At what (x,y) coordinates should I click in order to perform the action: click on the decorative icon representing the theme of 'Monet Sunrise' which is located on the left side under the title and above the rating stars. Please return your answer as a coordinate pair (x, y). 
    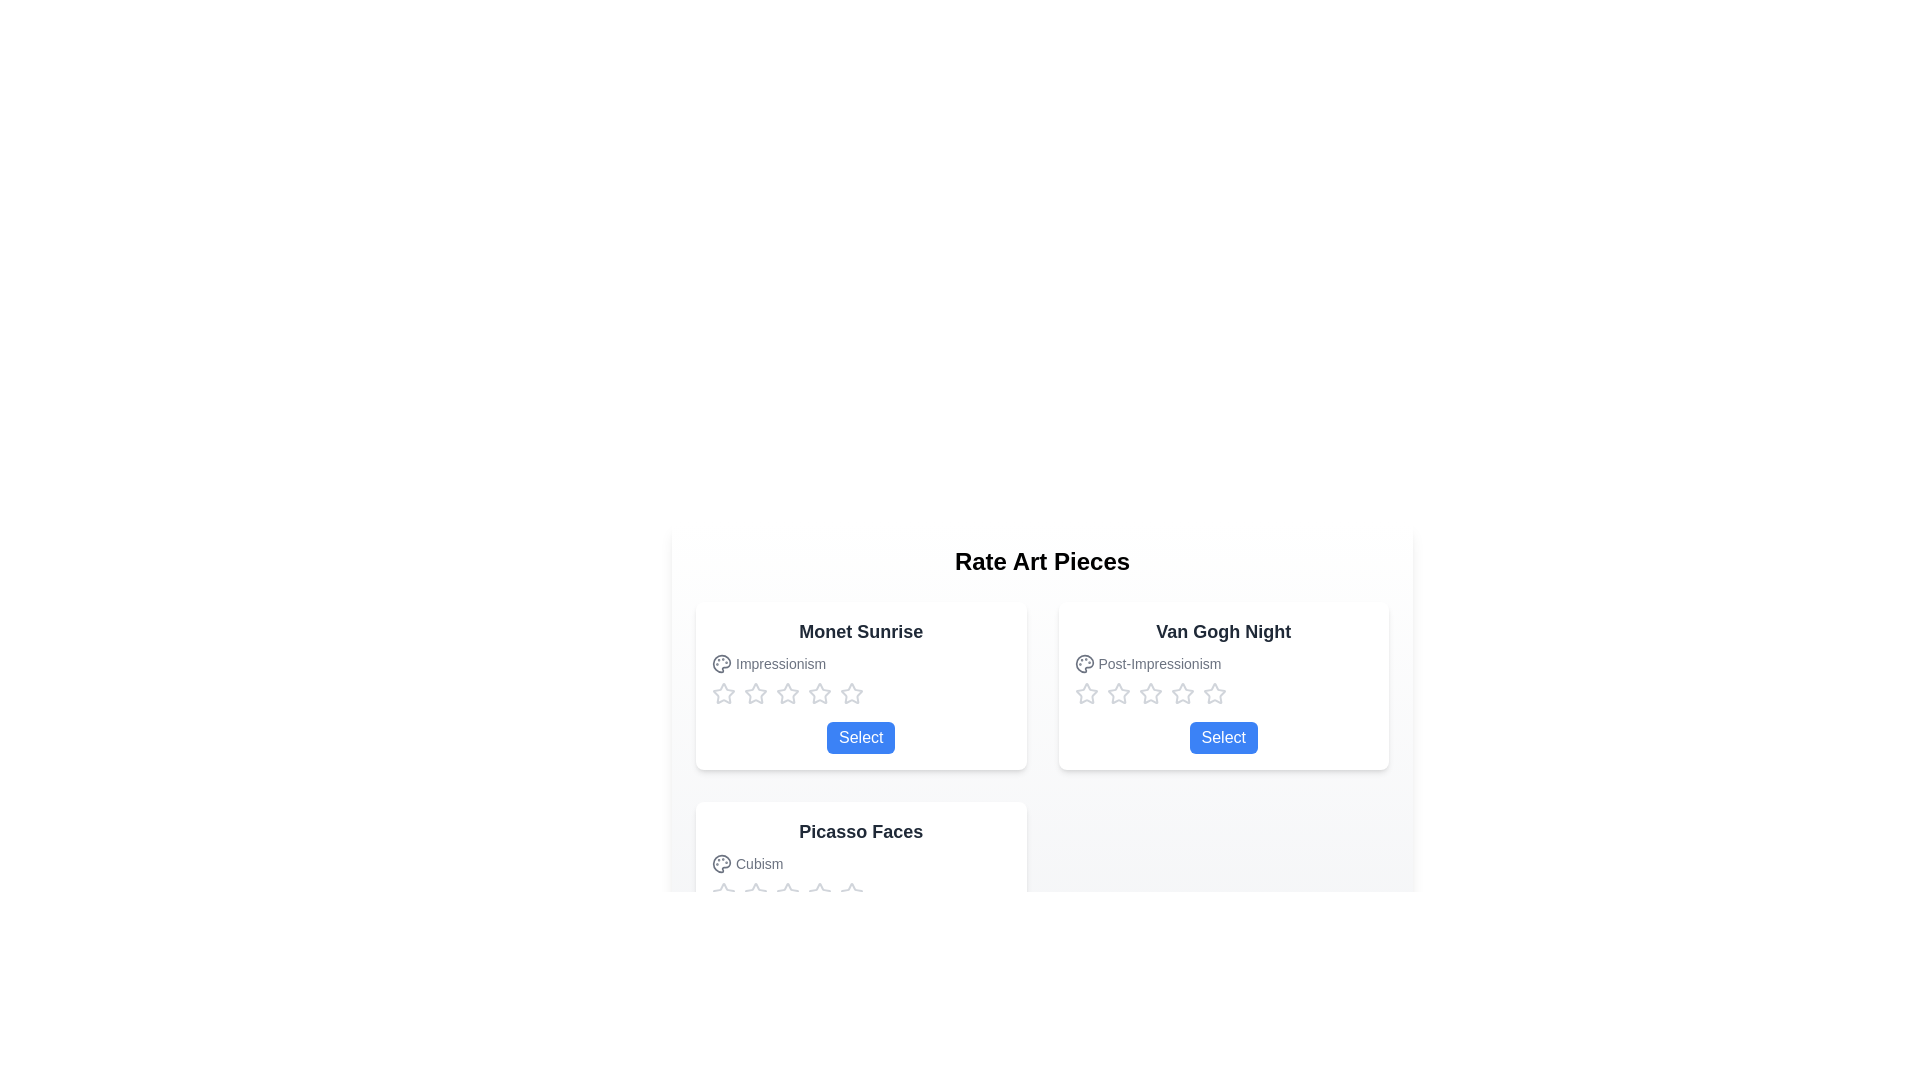
    Looking at the image, I should click on (720, 663).